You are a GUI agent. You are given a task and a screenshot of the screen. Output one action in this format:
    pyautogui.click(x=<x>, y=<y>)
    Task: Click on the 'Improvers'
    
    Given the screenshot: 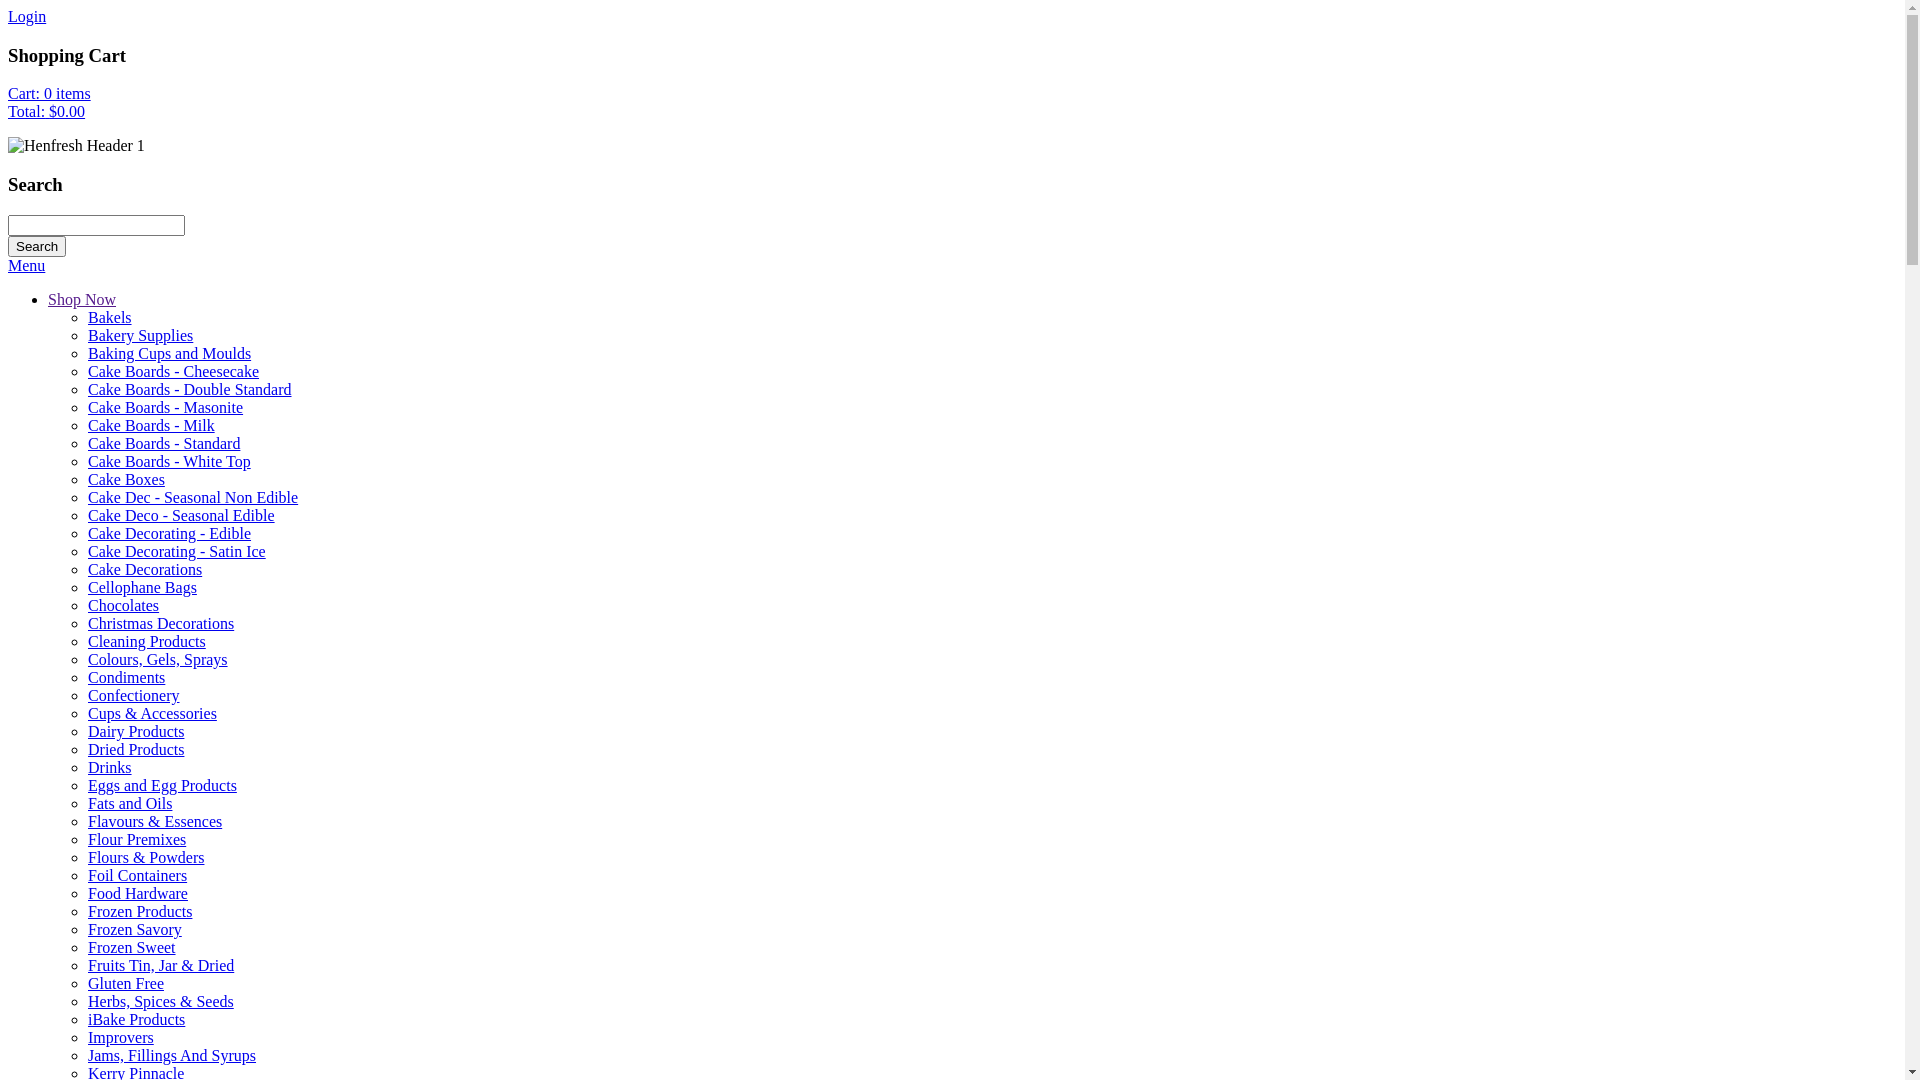 What is the action you would take?
    pyautogui.click(x=86, y=1036)
    